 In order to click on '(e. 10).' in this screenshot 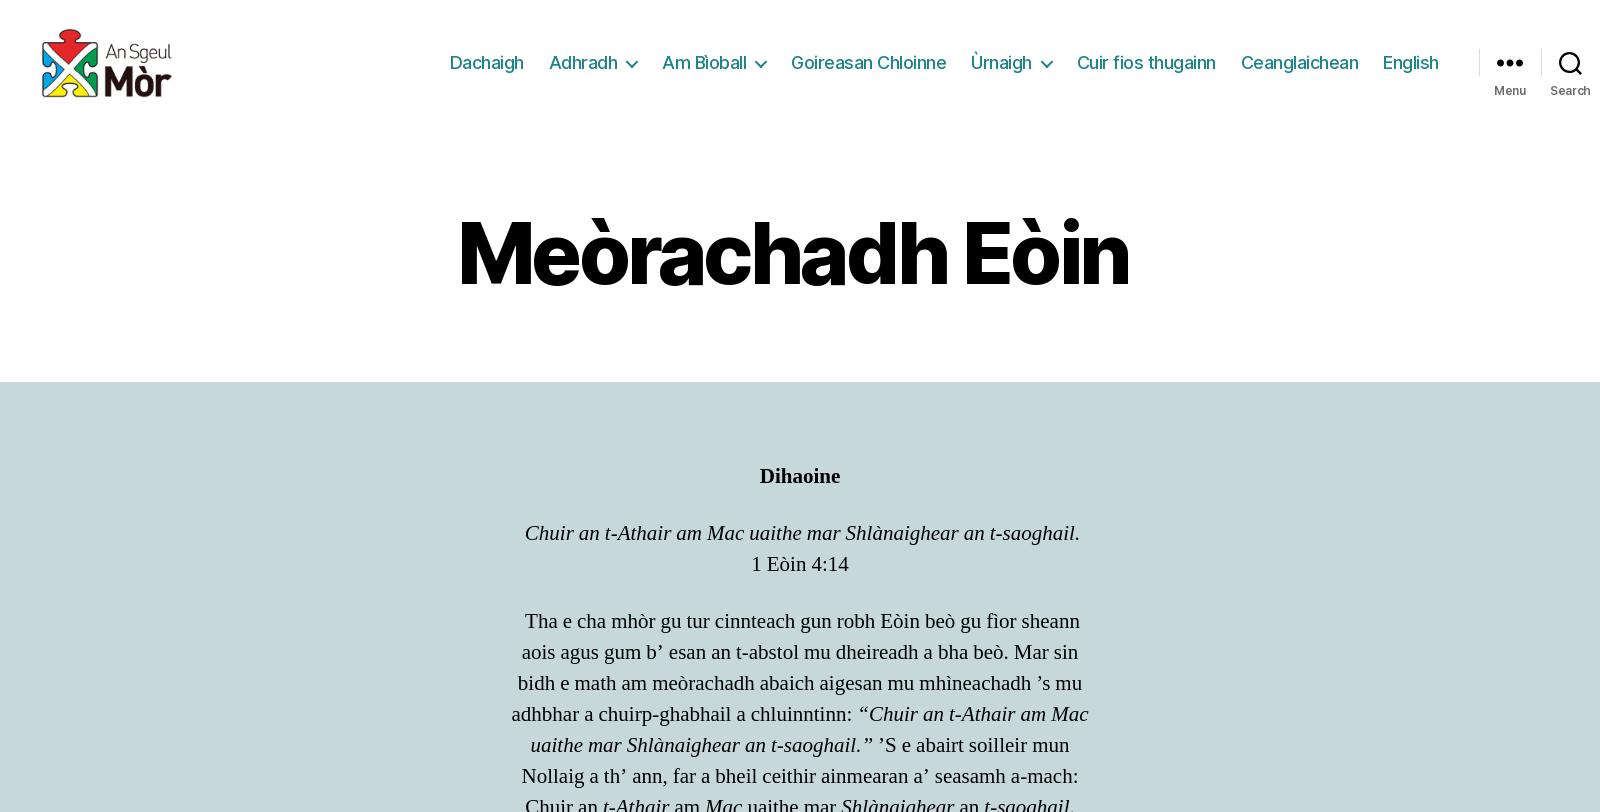, I will do `click(1042, 74)`.